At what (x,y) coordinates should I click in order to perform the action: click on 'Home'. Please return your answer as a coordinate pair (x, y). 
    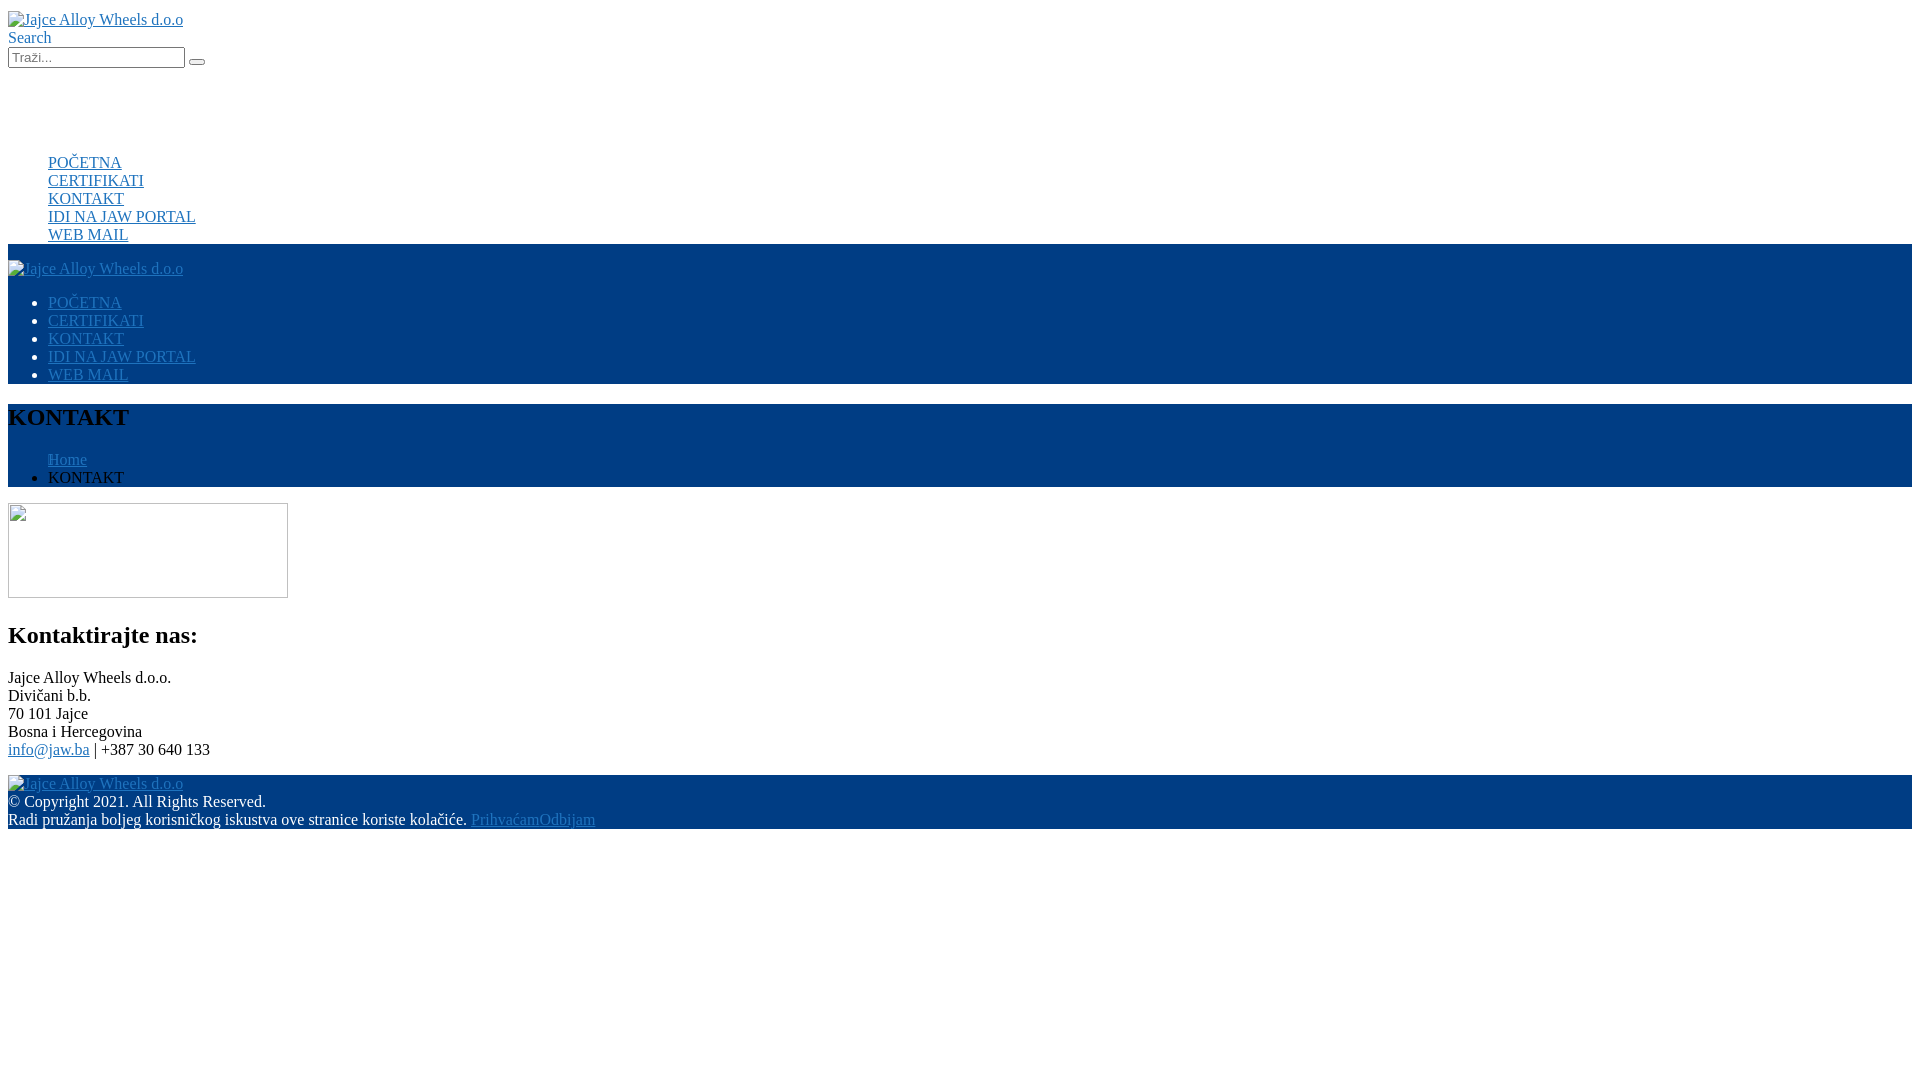
    Looking at the image, I should click on (67, 459).